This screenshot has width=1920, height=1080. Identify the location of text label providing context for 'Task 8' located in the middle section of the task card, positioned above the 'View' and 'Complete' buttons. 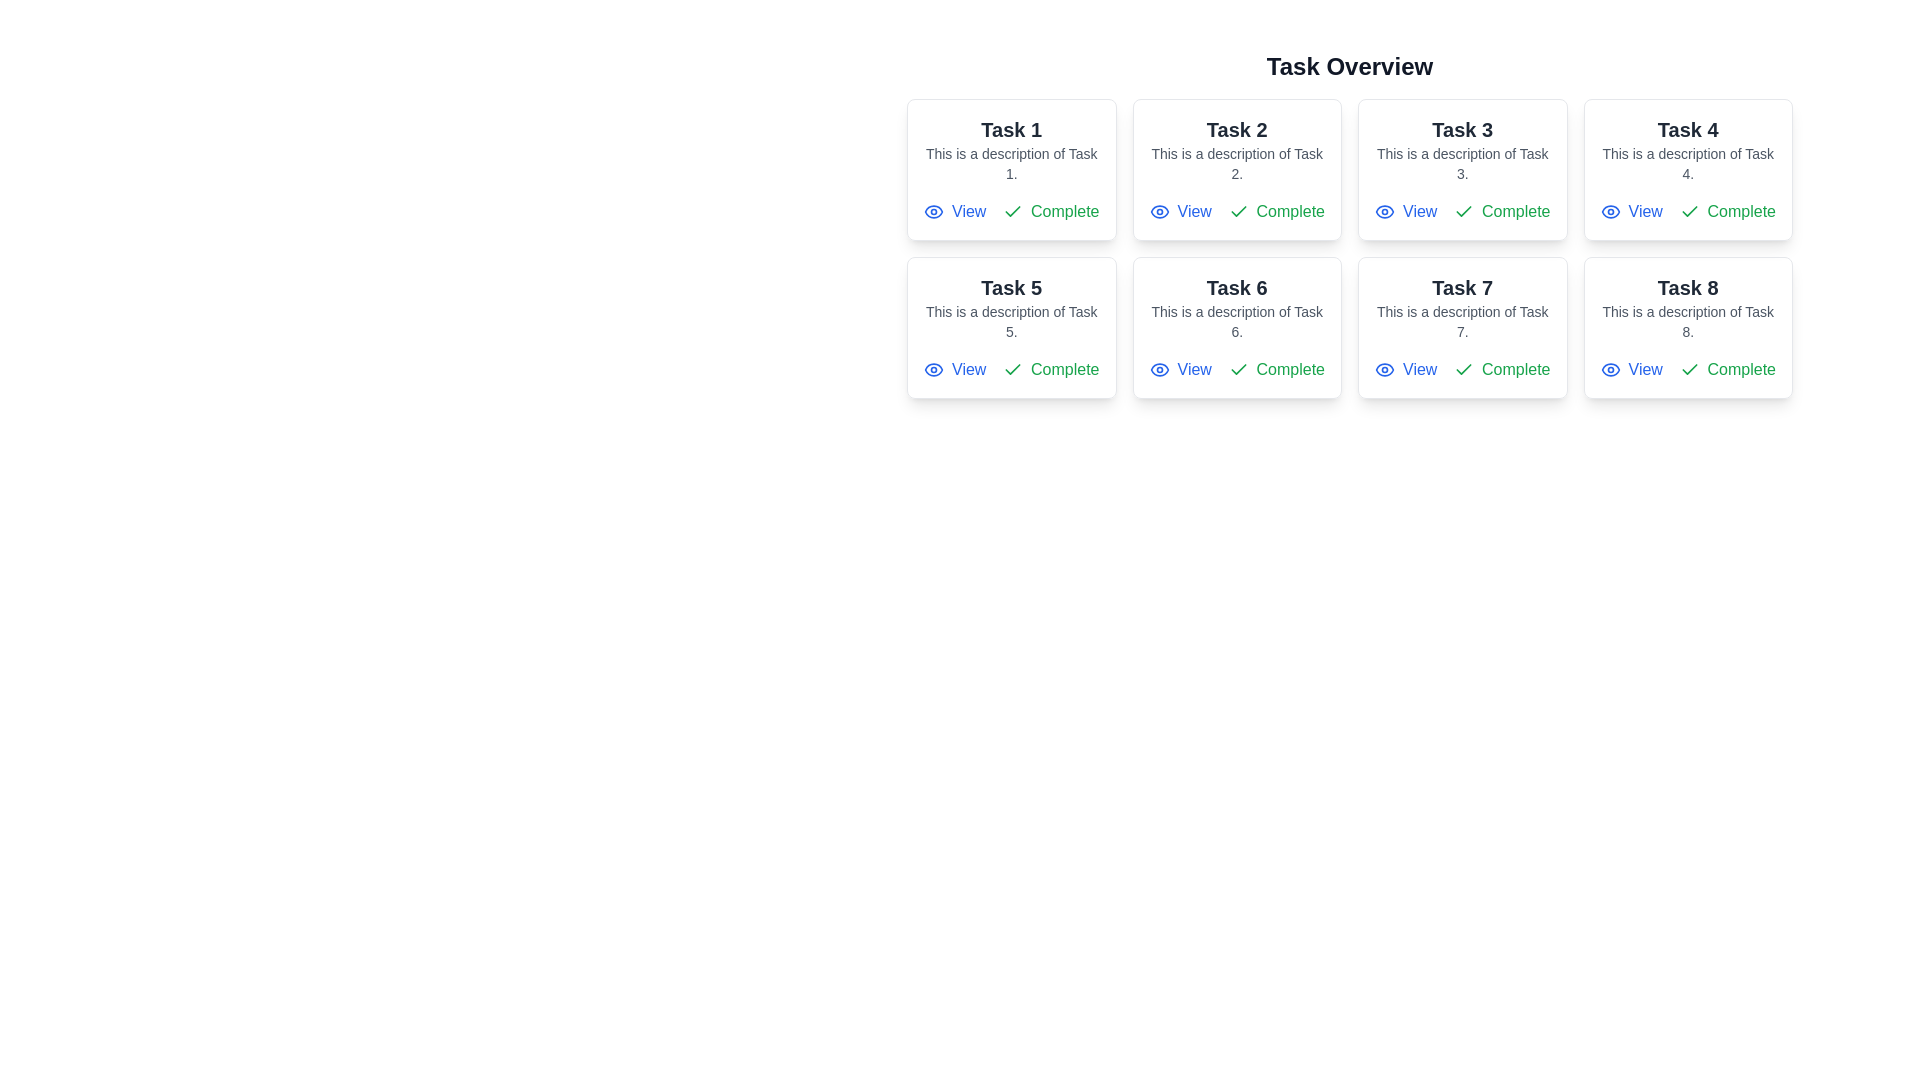
(1687, 320).